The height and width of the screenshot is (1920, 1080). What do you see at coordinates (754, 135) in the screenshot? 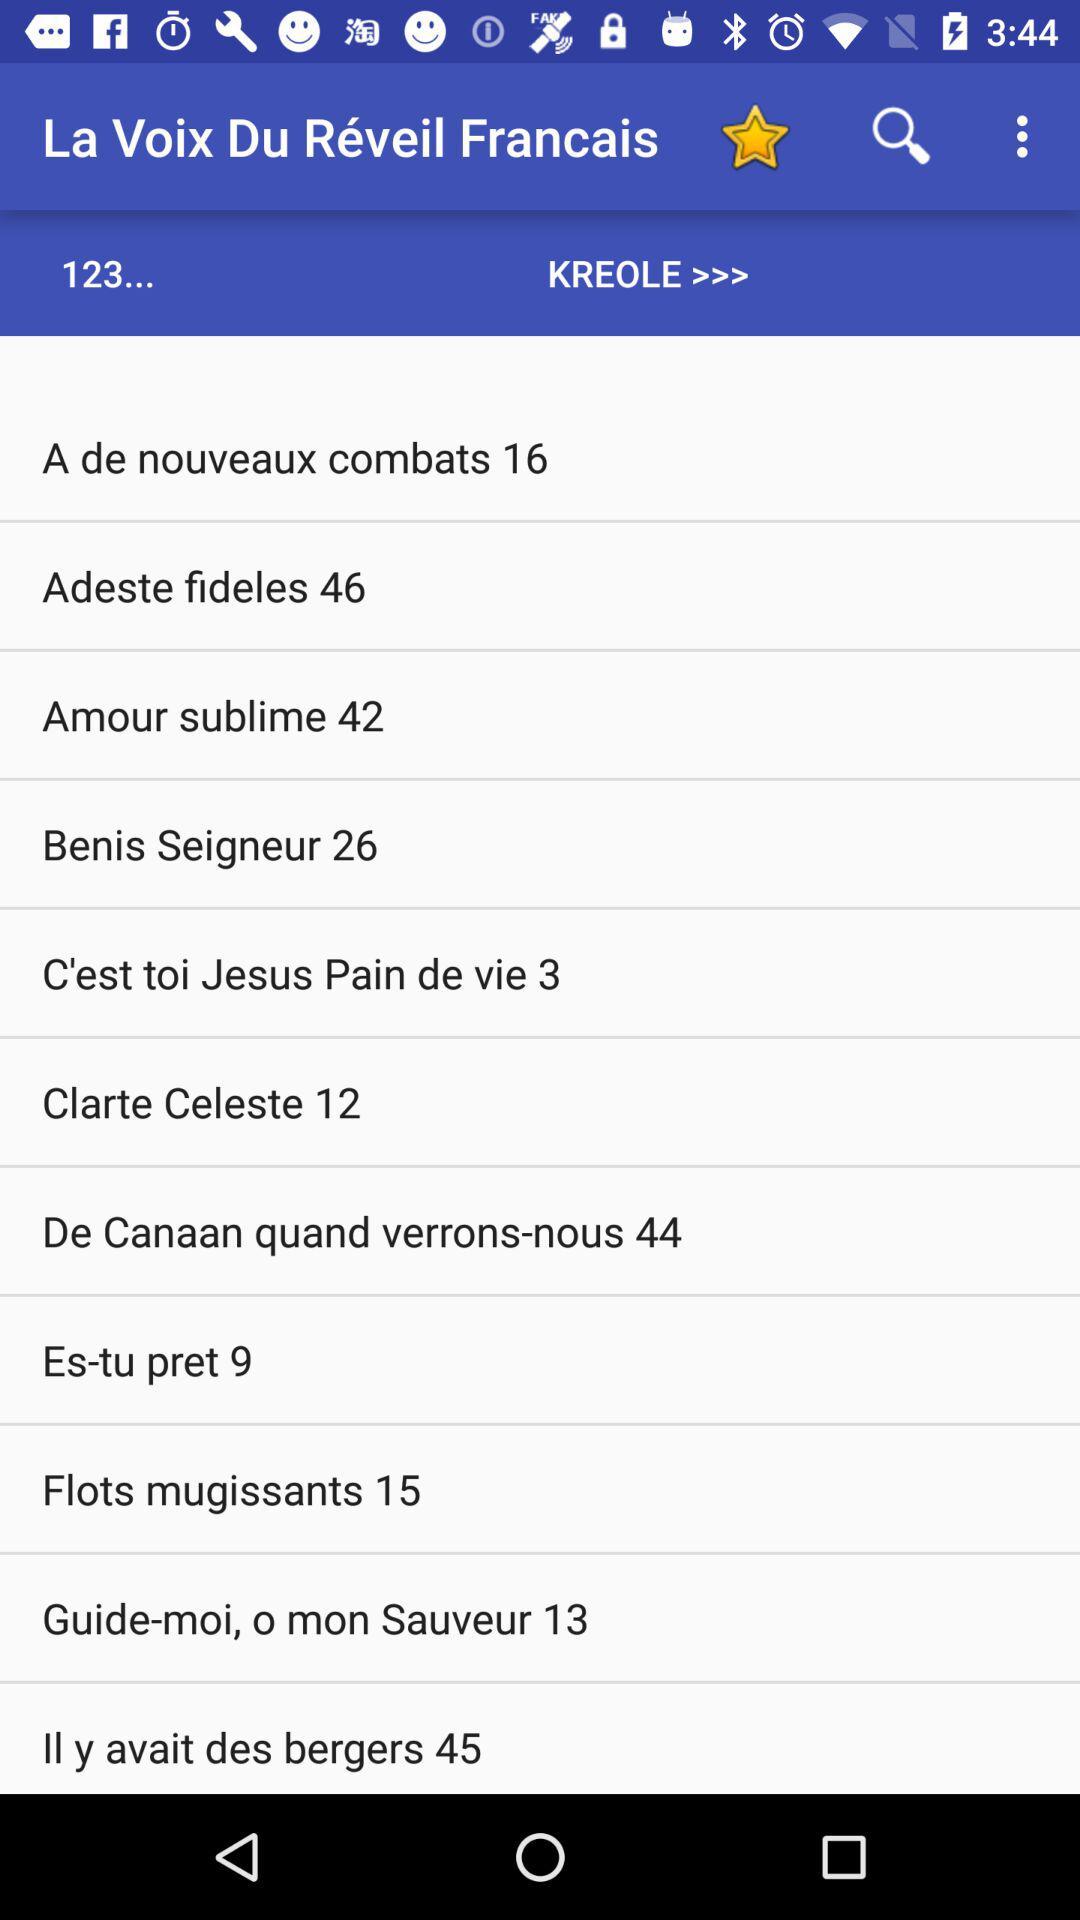
I see `mark as favorite` at bounding box center [754, 135].